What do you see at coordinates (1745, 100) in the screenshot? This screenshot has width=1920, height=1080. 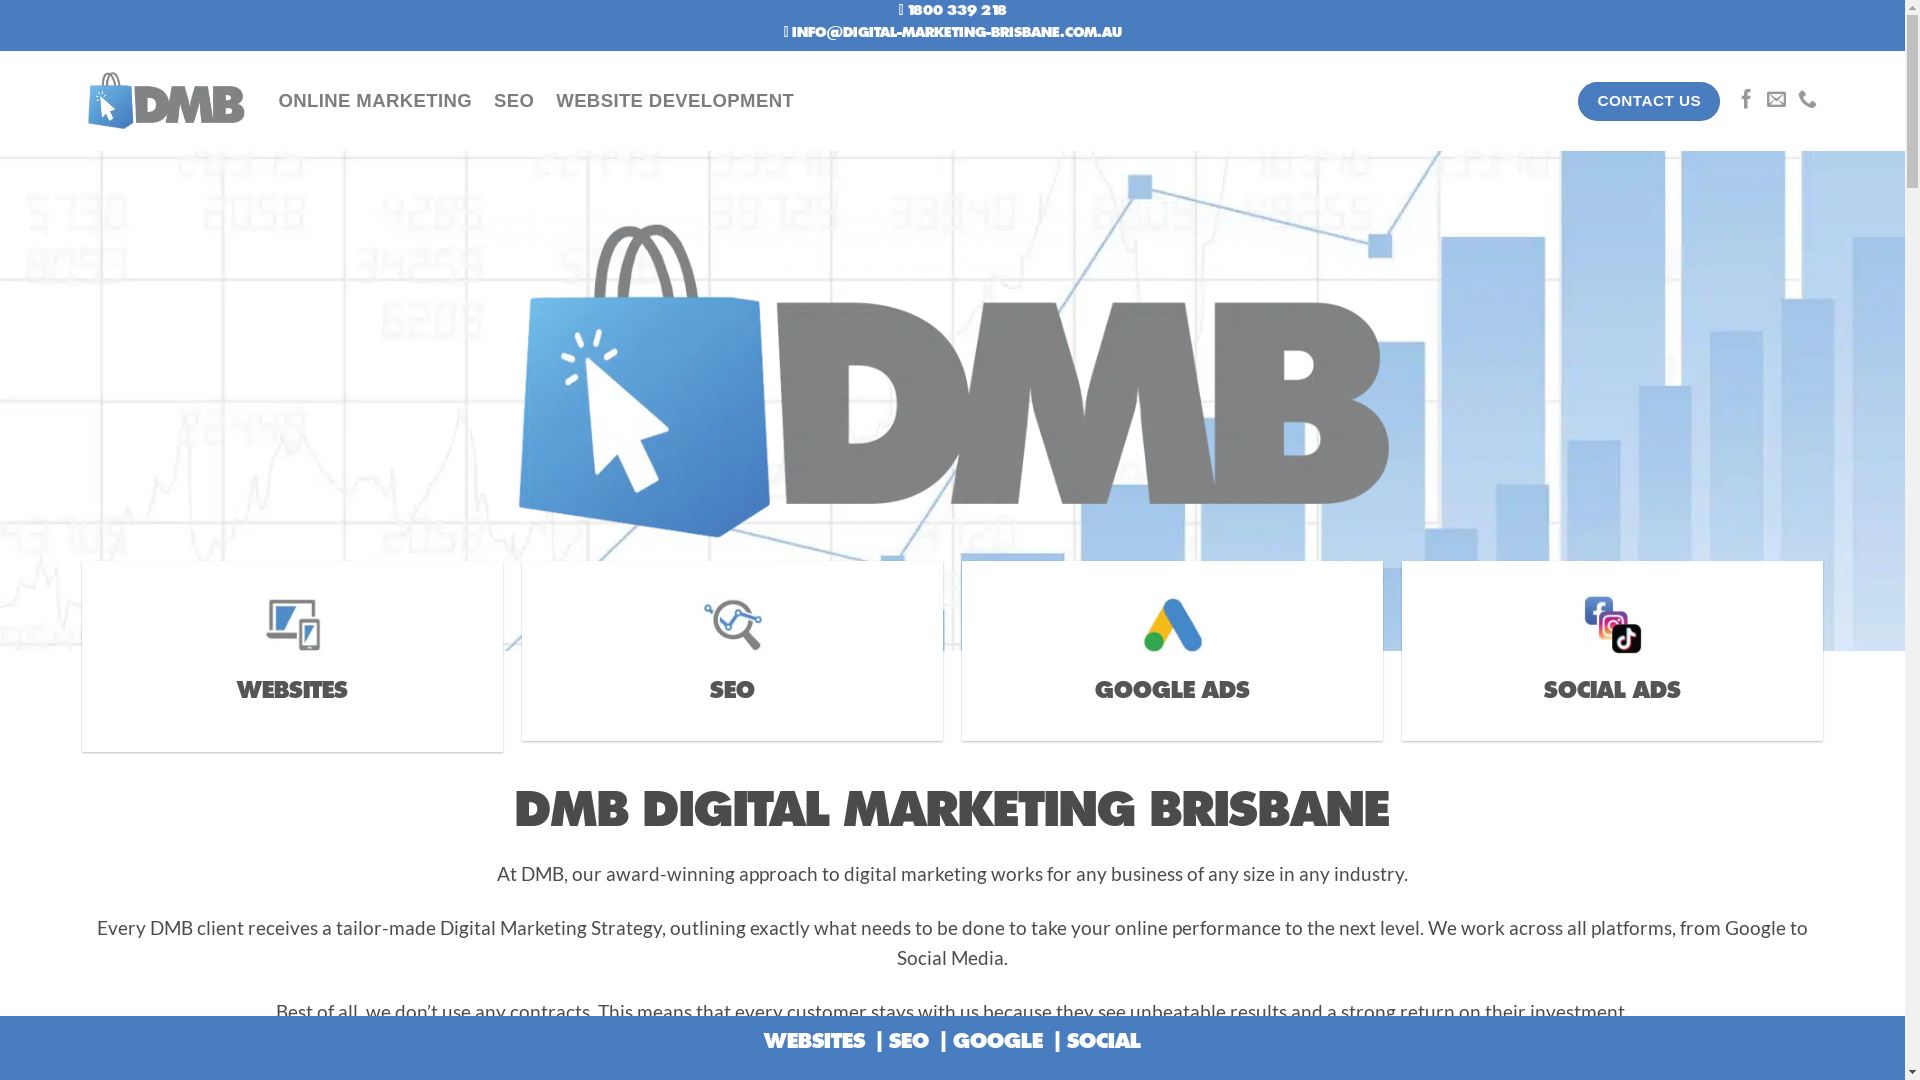 I see `'Follow on Facebook'` at bounding box center [1745, 100].